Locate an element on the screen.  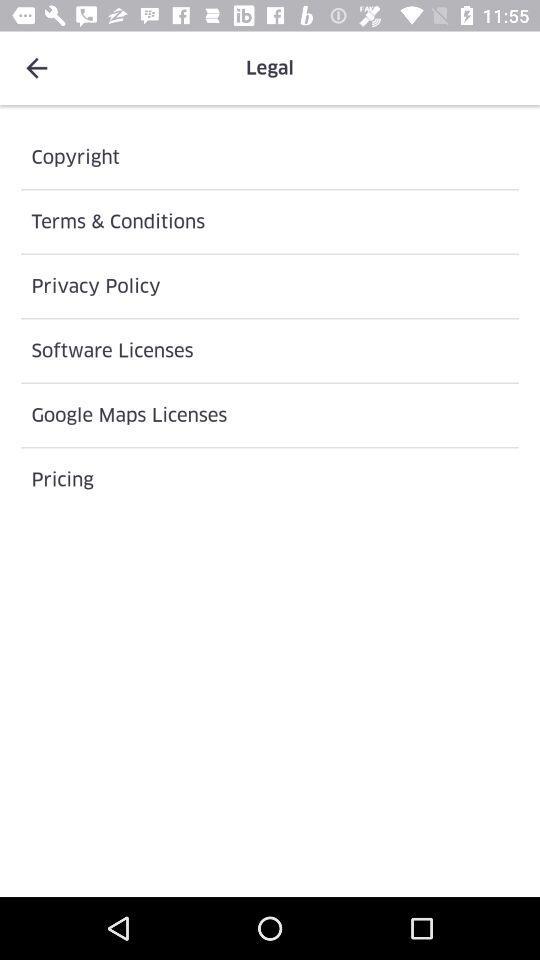
the item next to legal is located at coordinates (36, 68).